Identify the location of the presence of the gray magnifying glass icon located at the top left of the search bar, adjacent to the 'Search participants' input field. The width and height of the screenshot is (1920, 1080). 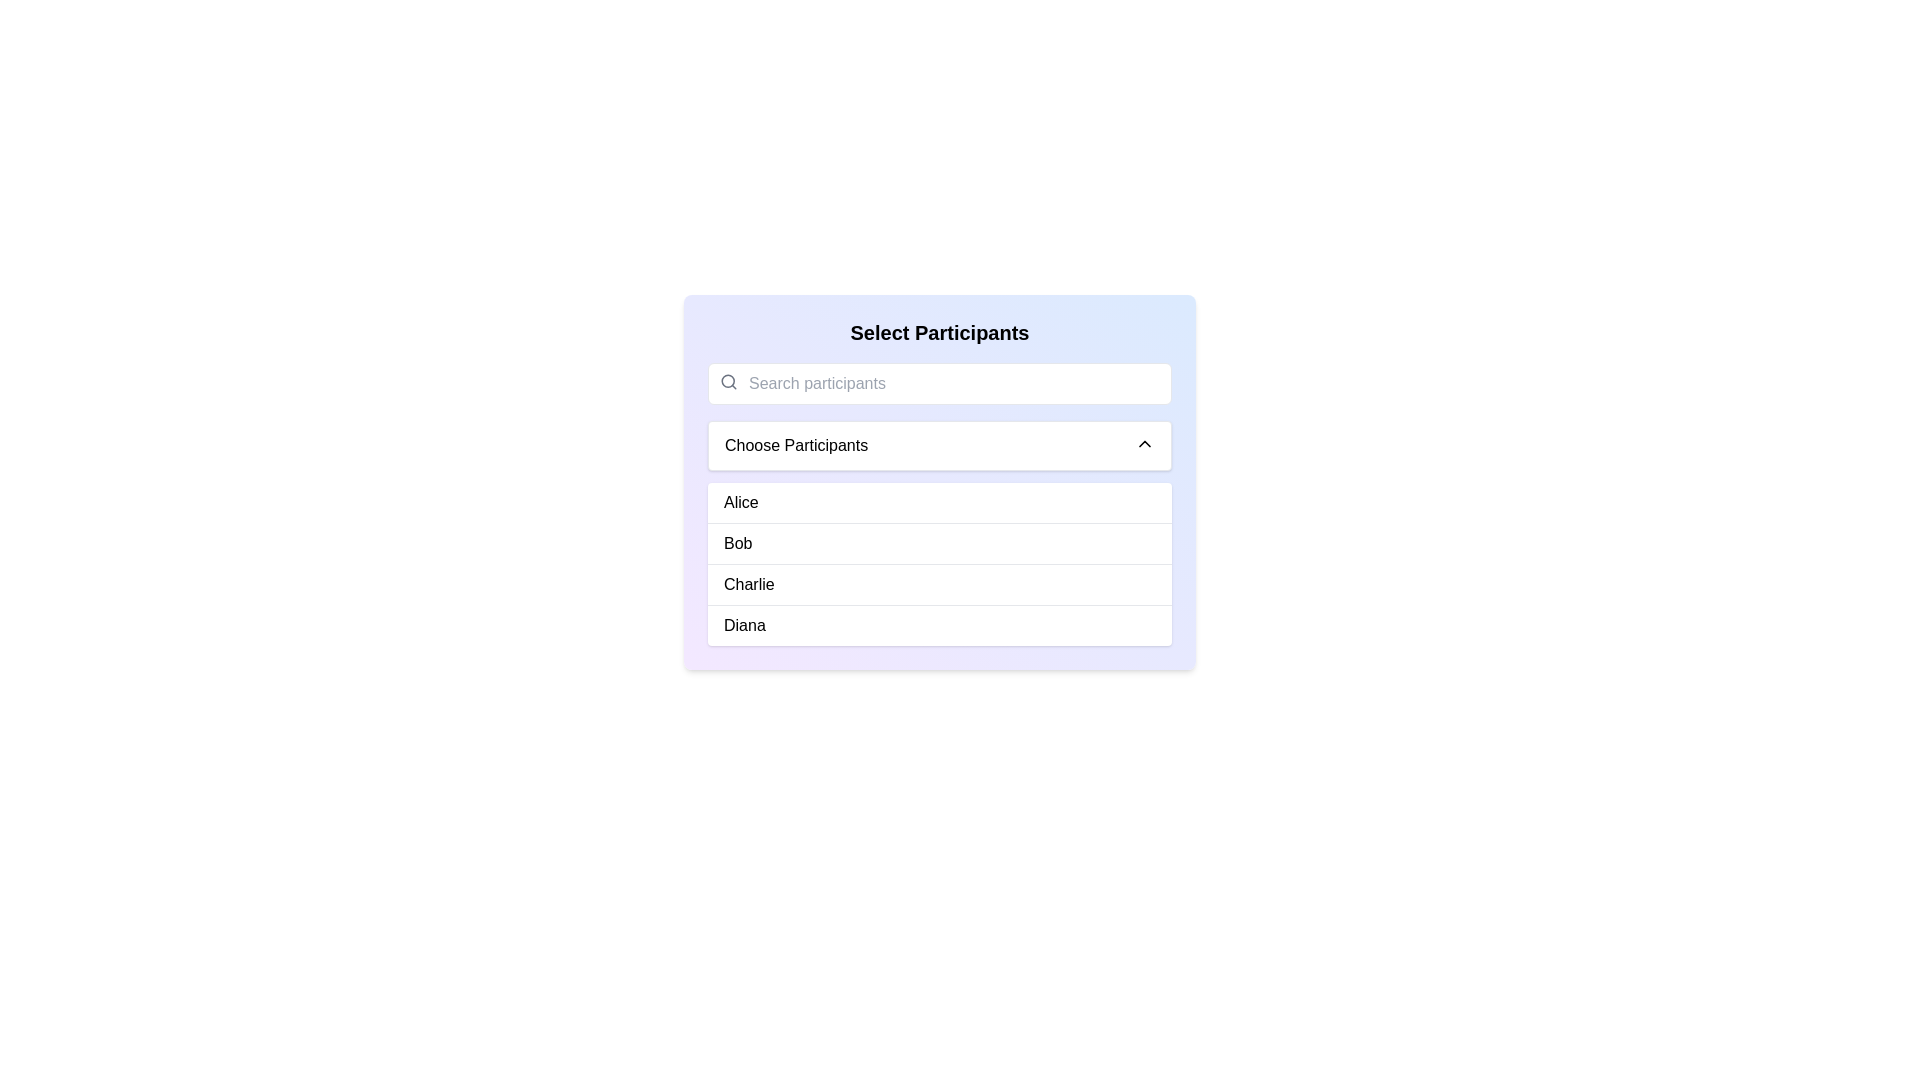
(728, 381).